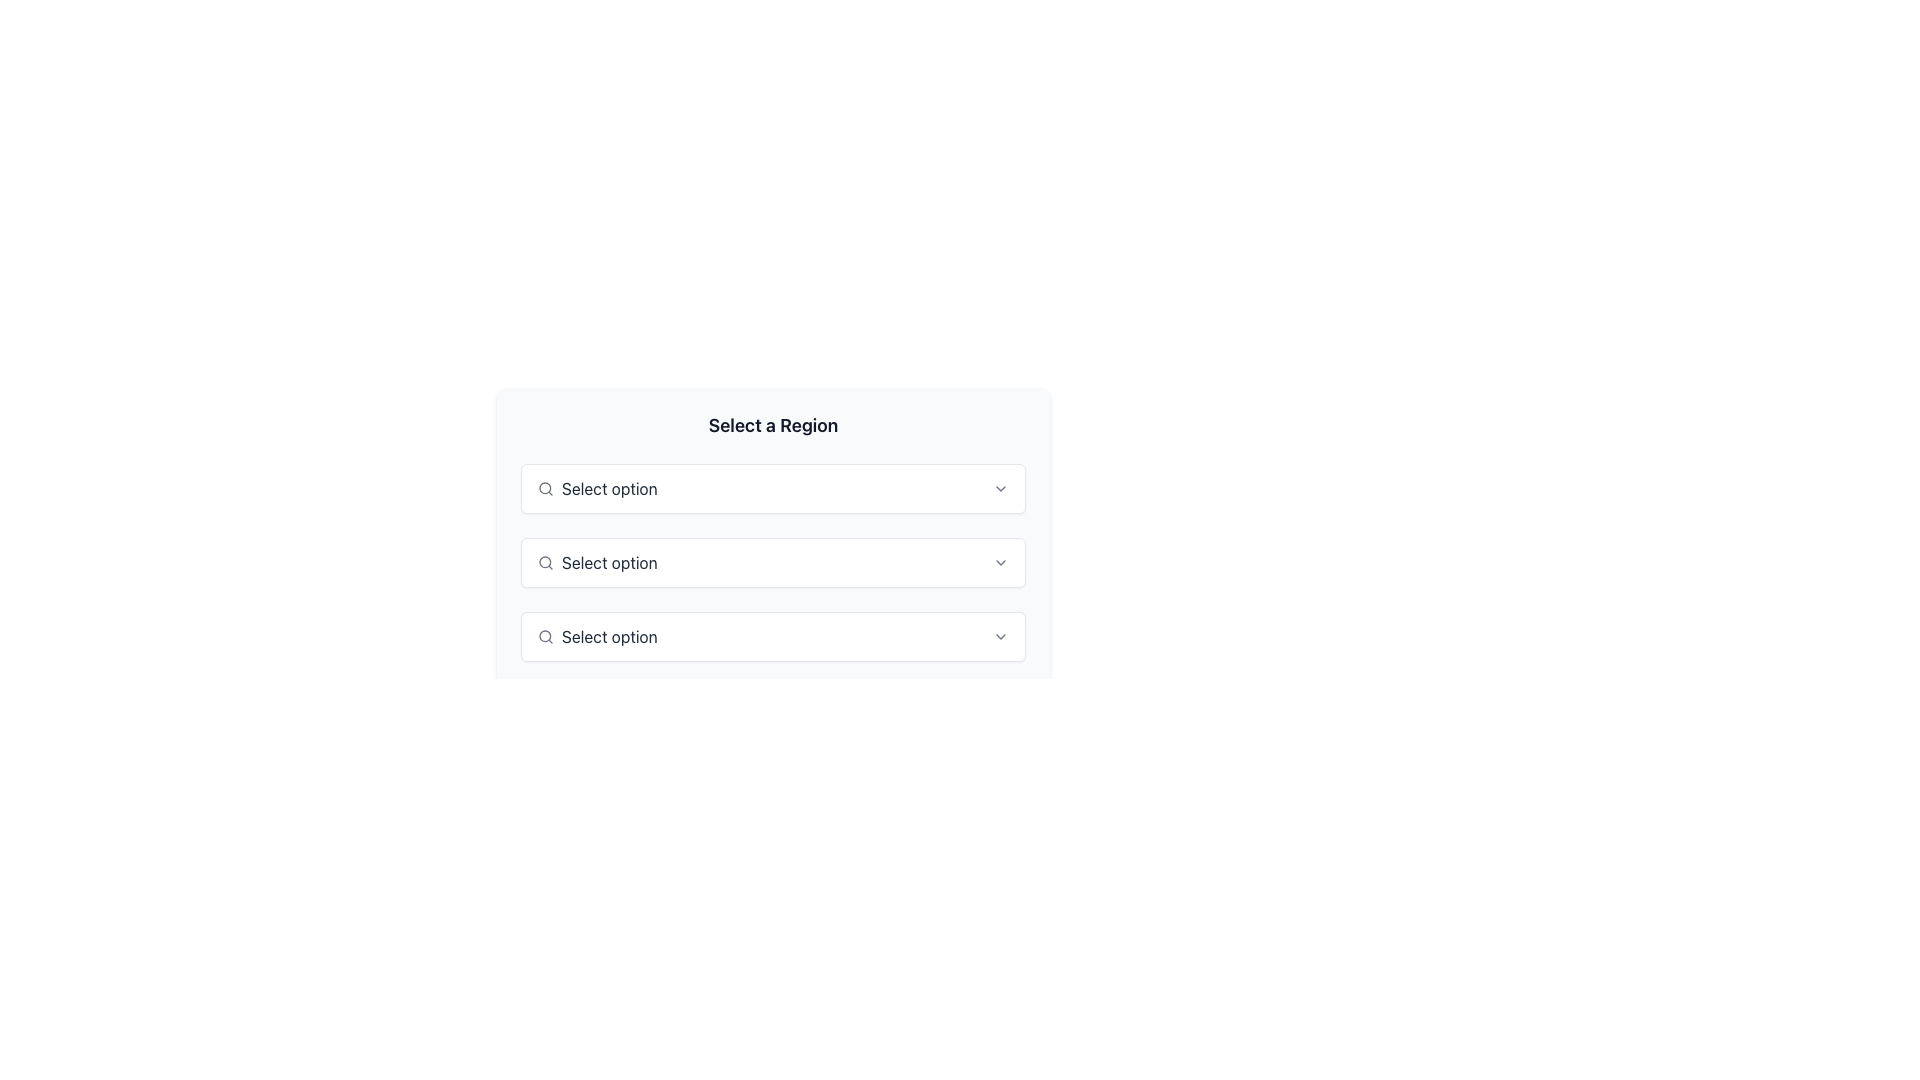 This screenshot has width=1920, height=1080. I want to click on the Dropdown menu located under the 'Select a Region' section, which is the first in a vertical stack of similar dropdown menus, so click(772, 489).